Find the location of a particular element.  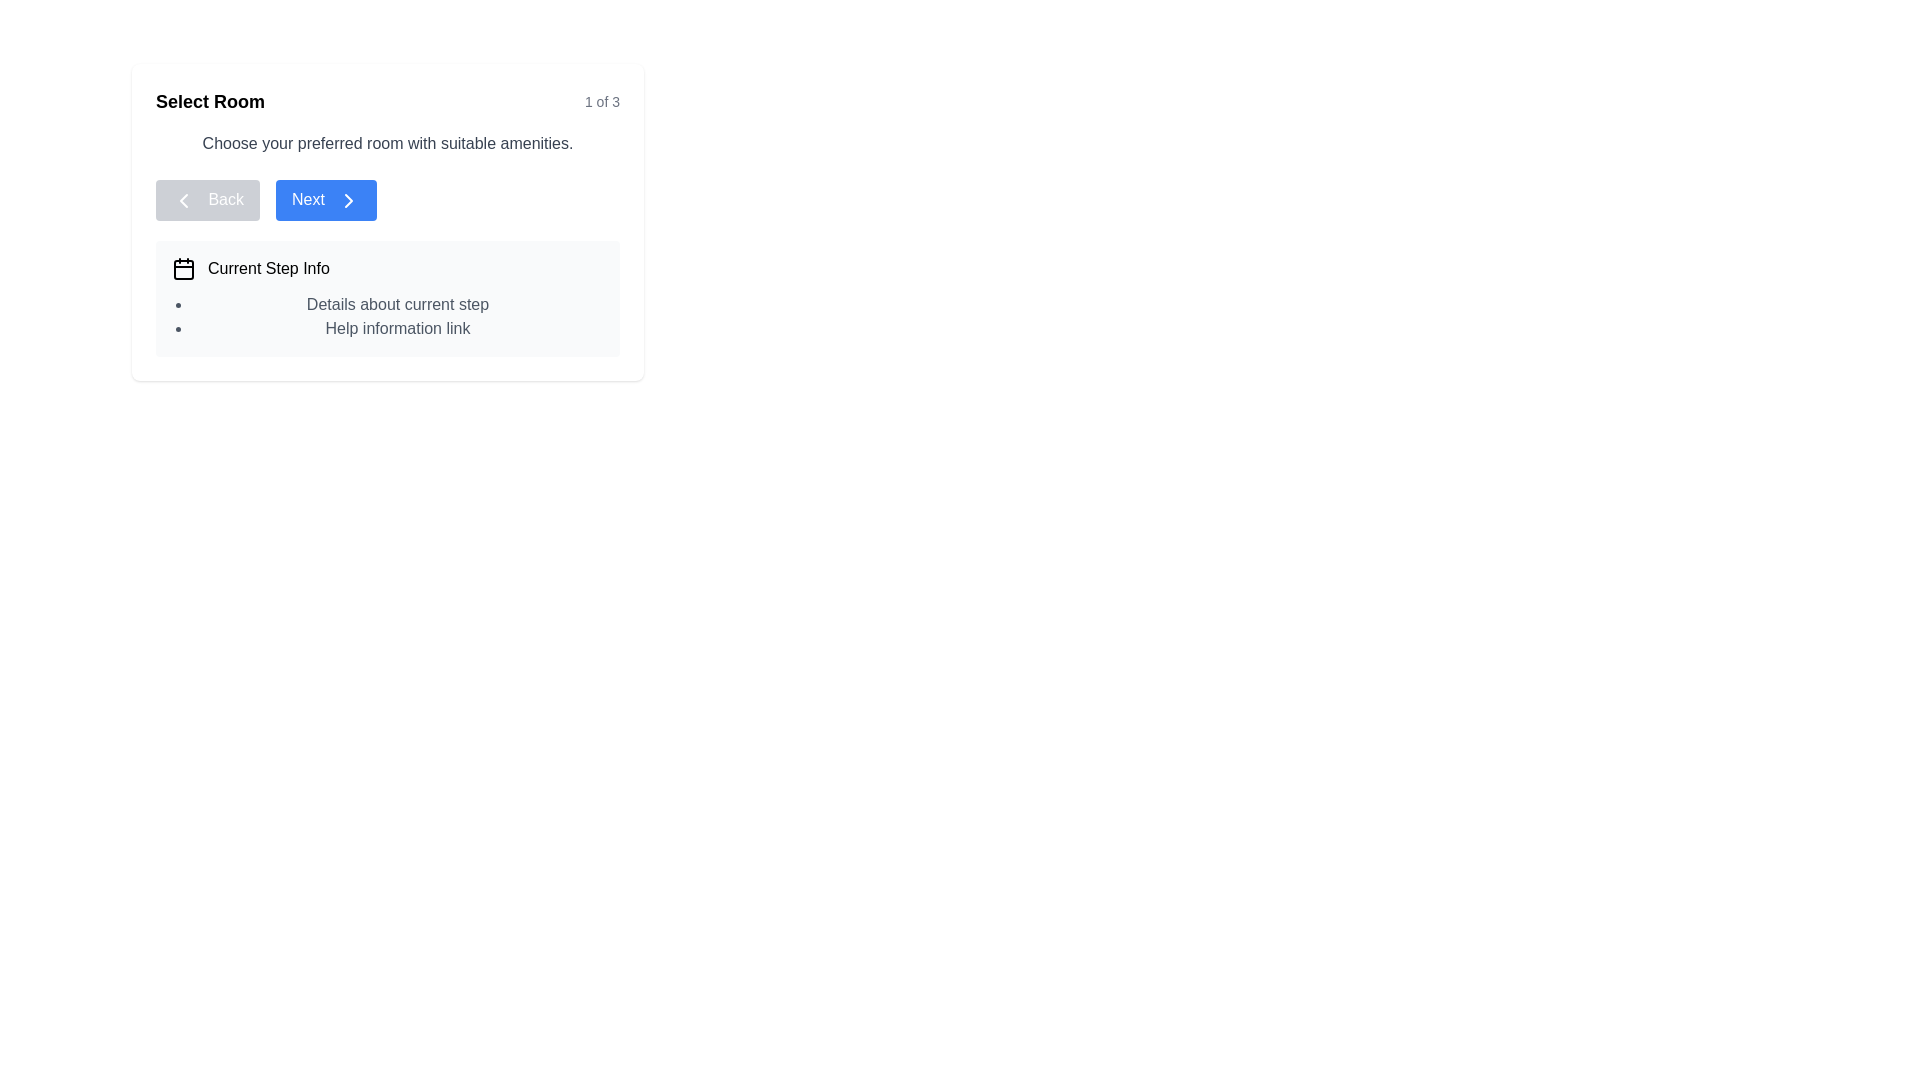

the Text label that serves as a reference under 'Current Step Info', located directly below 'Details about current step' is located at coordinates (398, 326).